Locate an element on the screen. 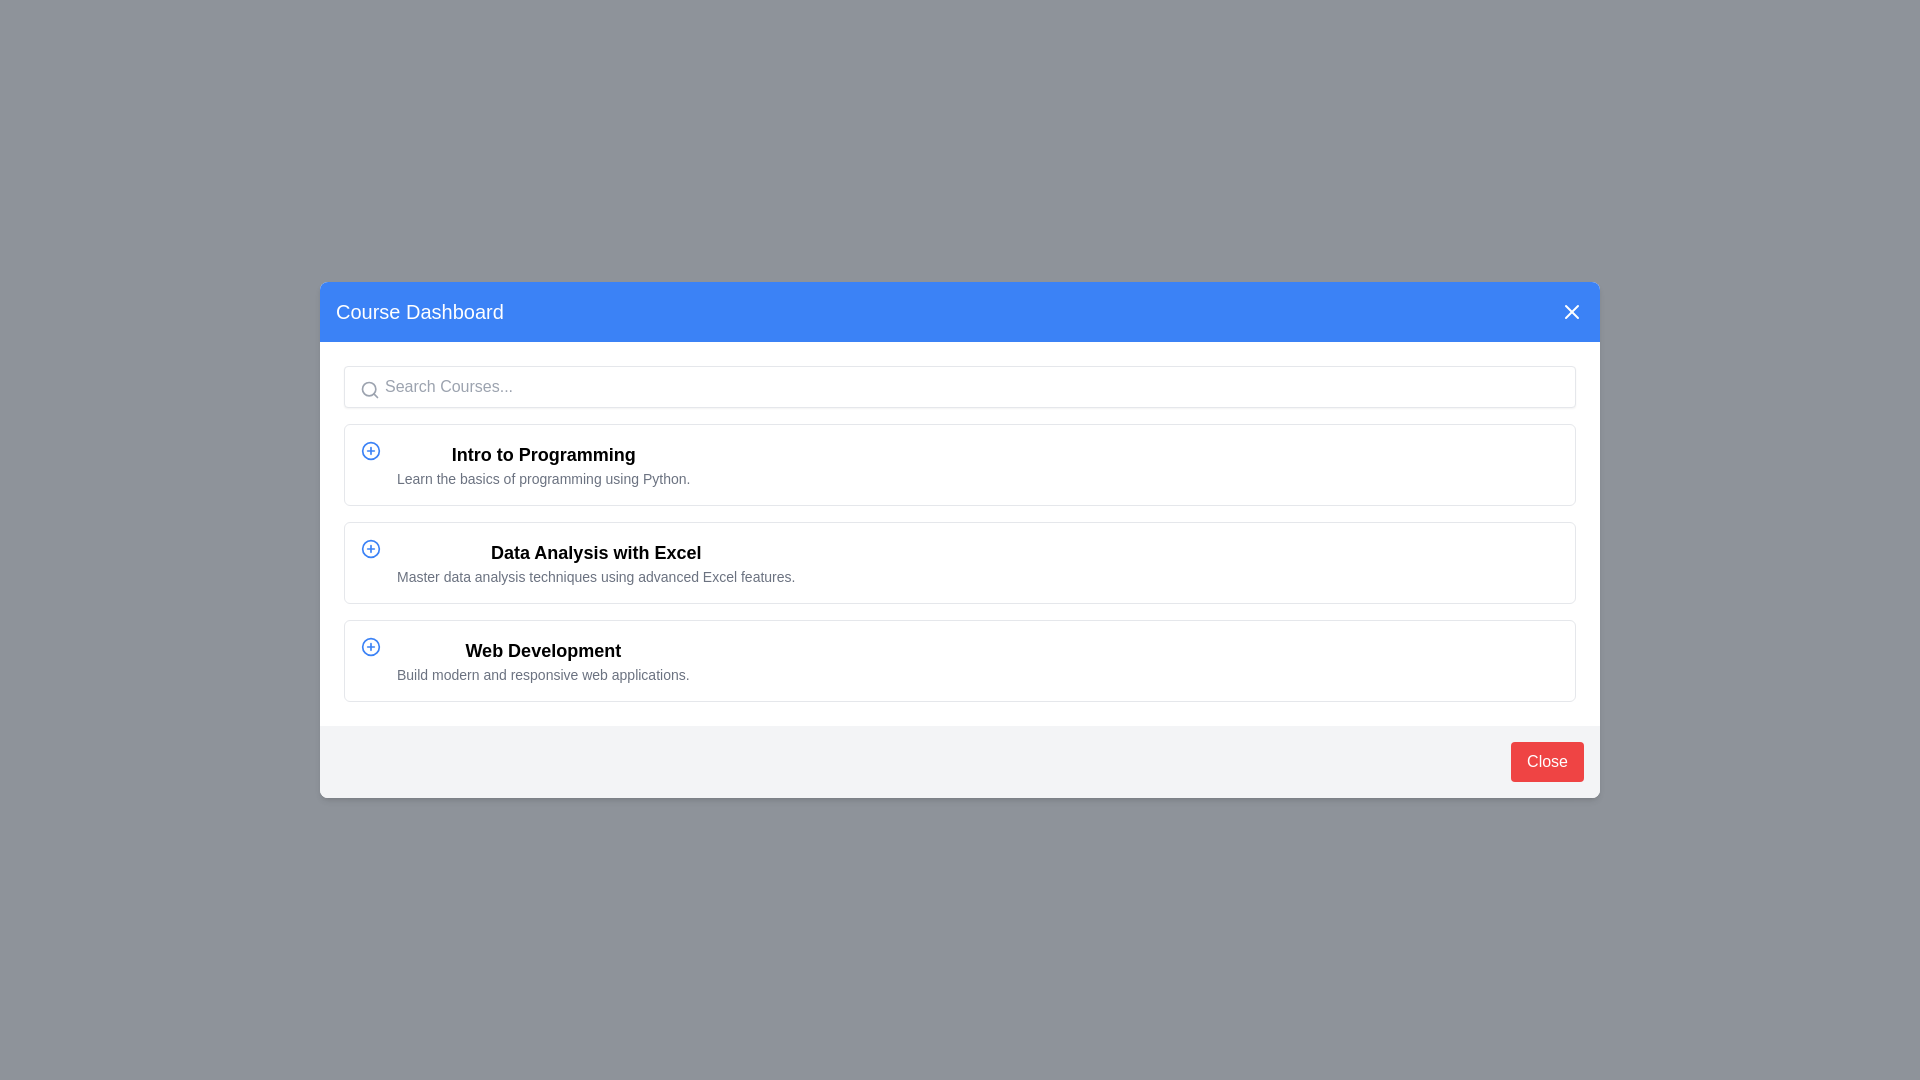 Image resolution: width=1920 pixels, height=1080 pixels. the prominent red 'Close' button located in the bottom-right corner of the modal dialog is located at coordinates (1546, 762).